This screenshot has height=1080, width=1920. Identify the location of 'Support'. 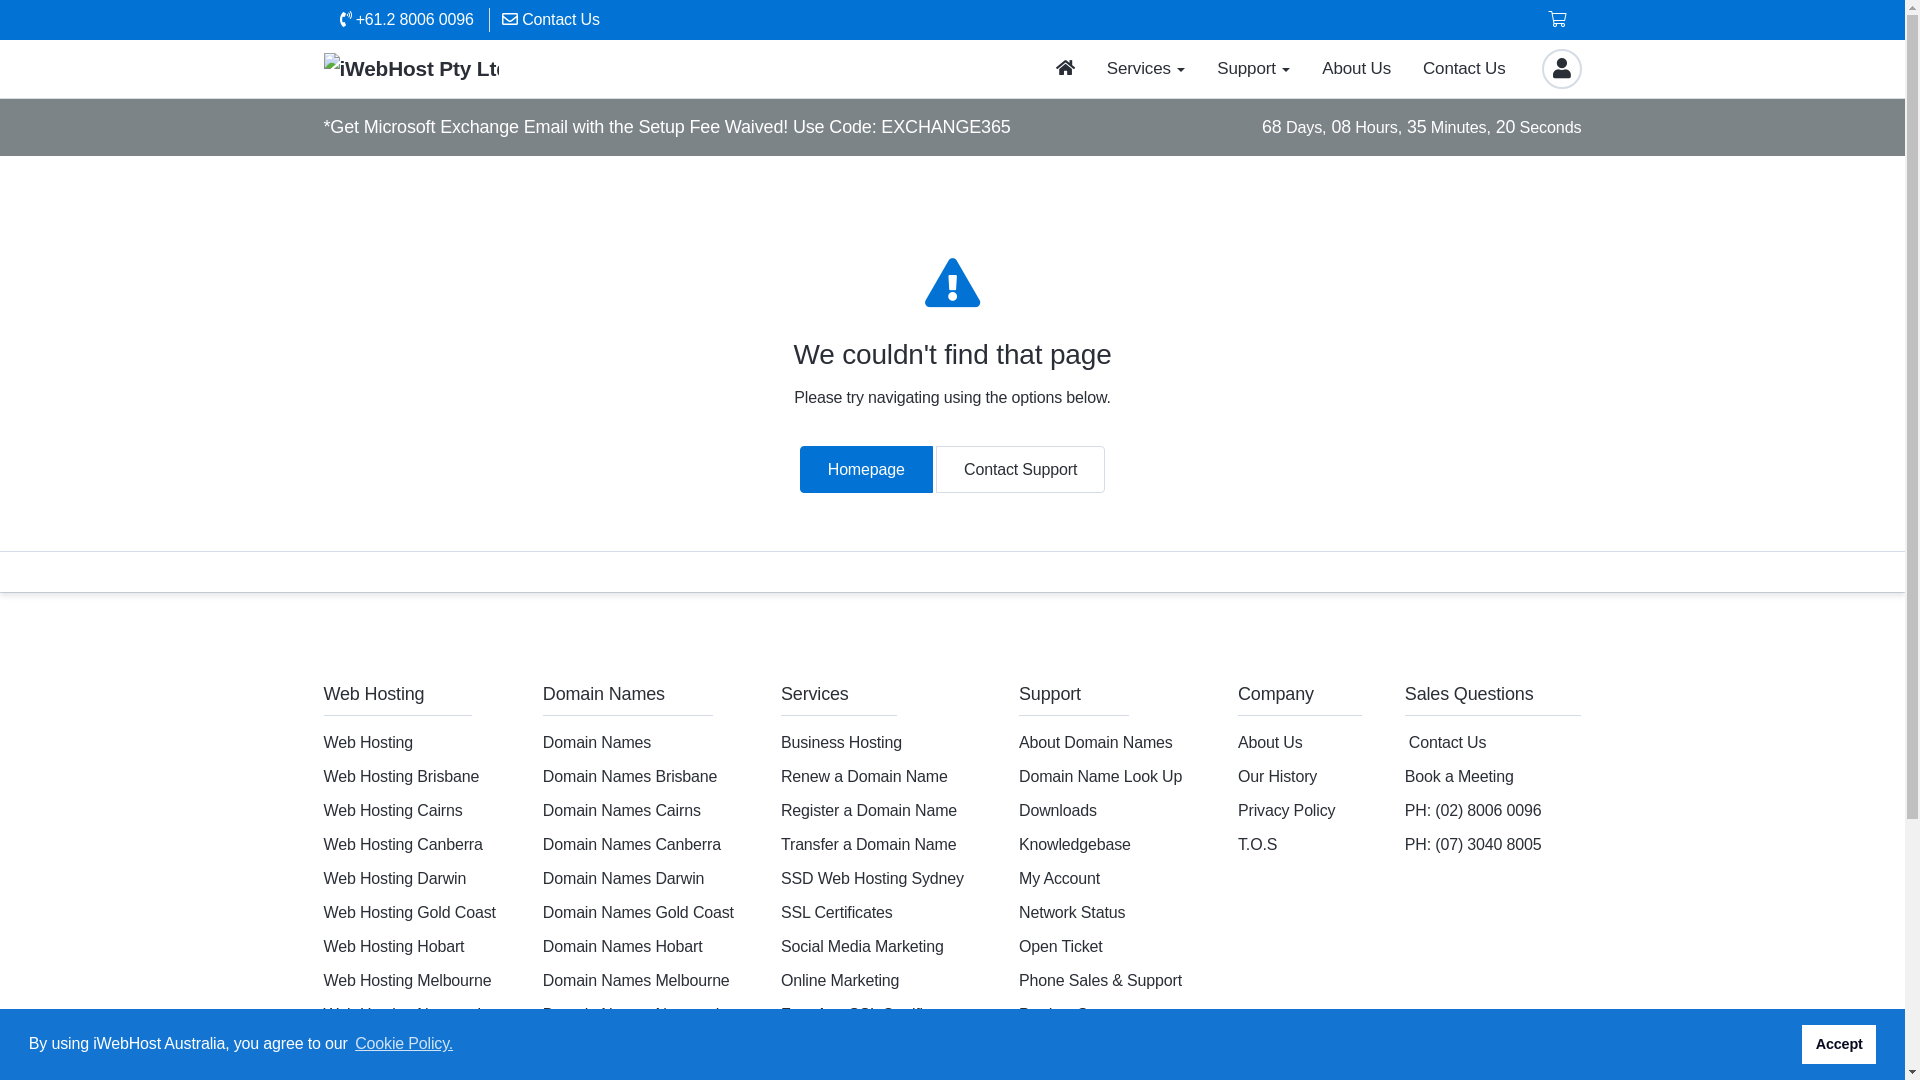
(1200, 68).